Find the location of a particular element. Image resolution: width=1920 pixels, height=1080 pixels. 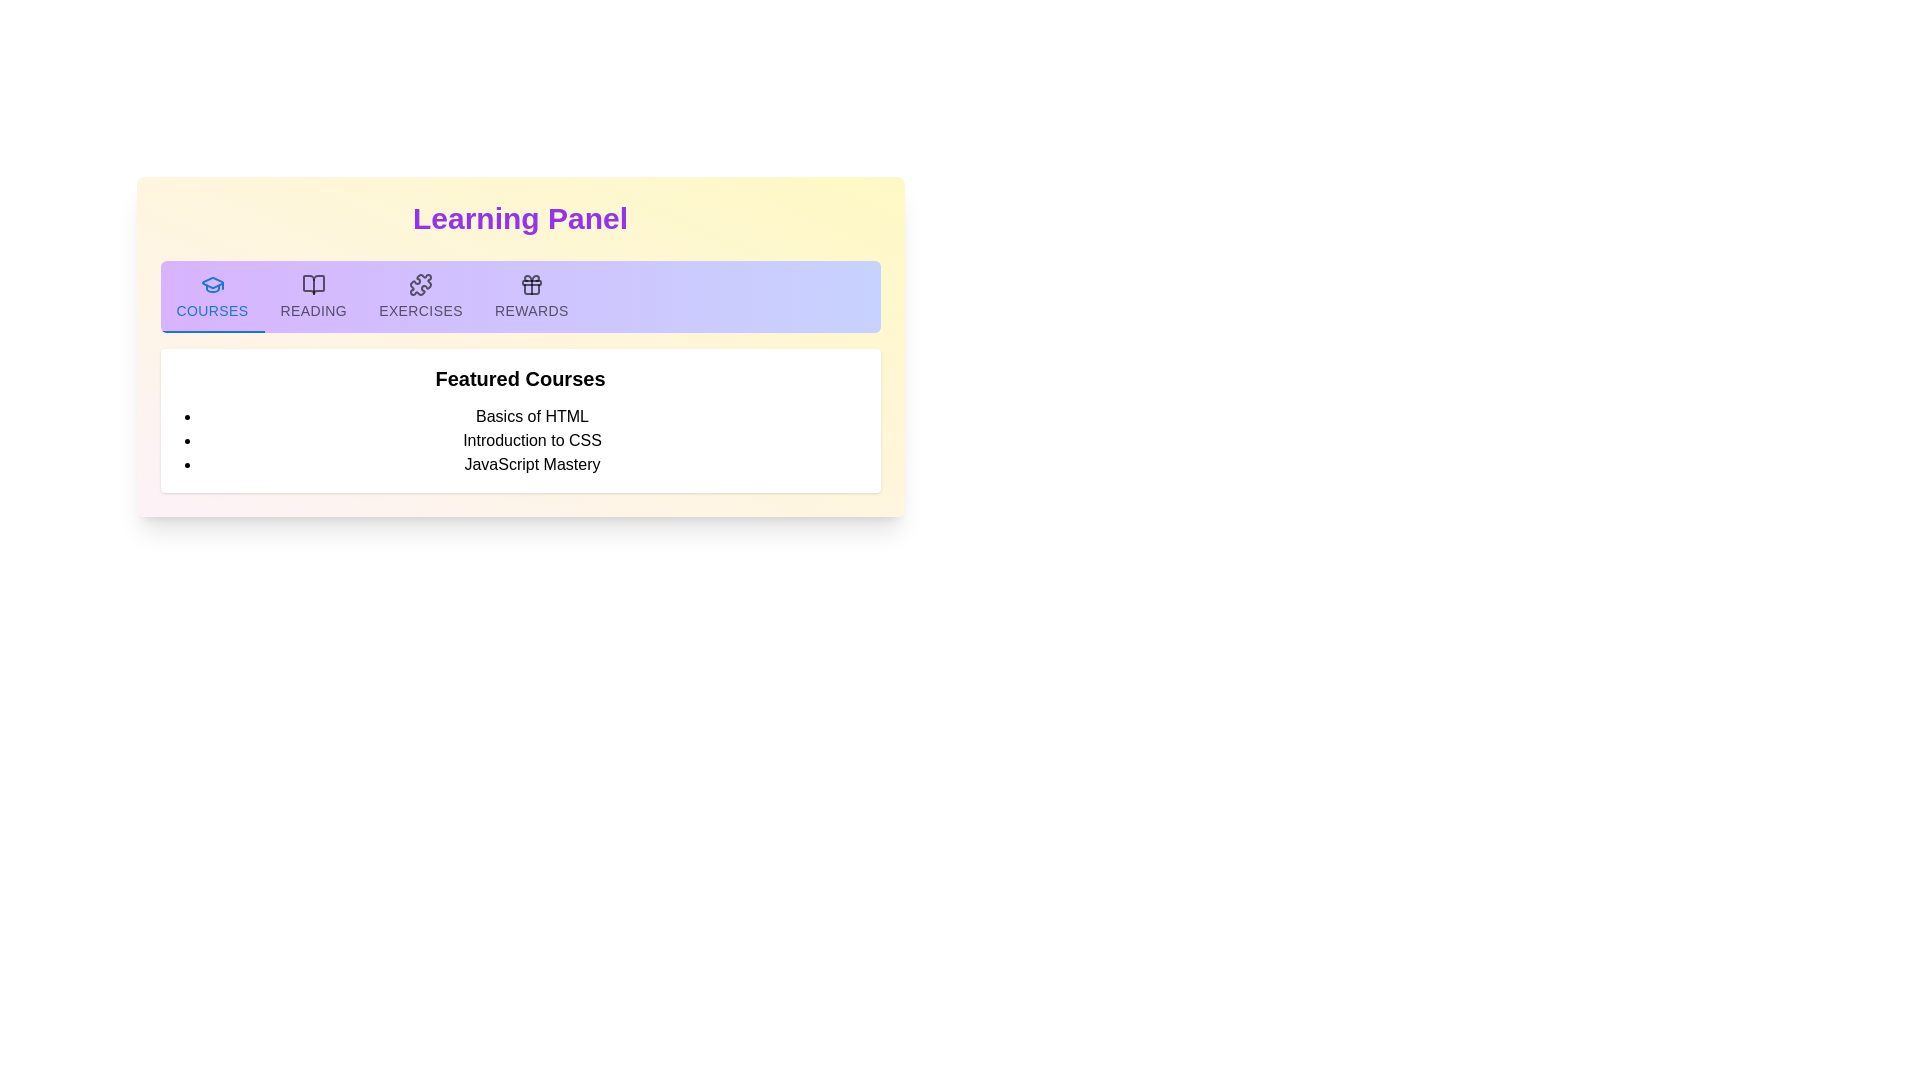

the navigation tab located below the 'Learning Panel' title within a light yellow box is located at coordinates (520, 297).